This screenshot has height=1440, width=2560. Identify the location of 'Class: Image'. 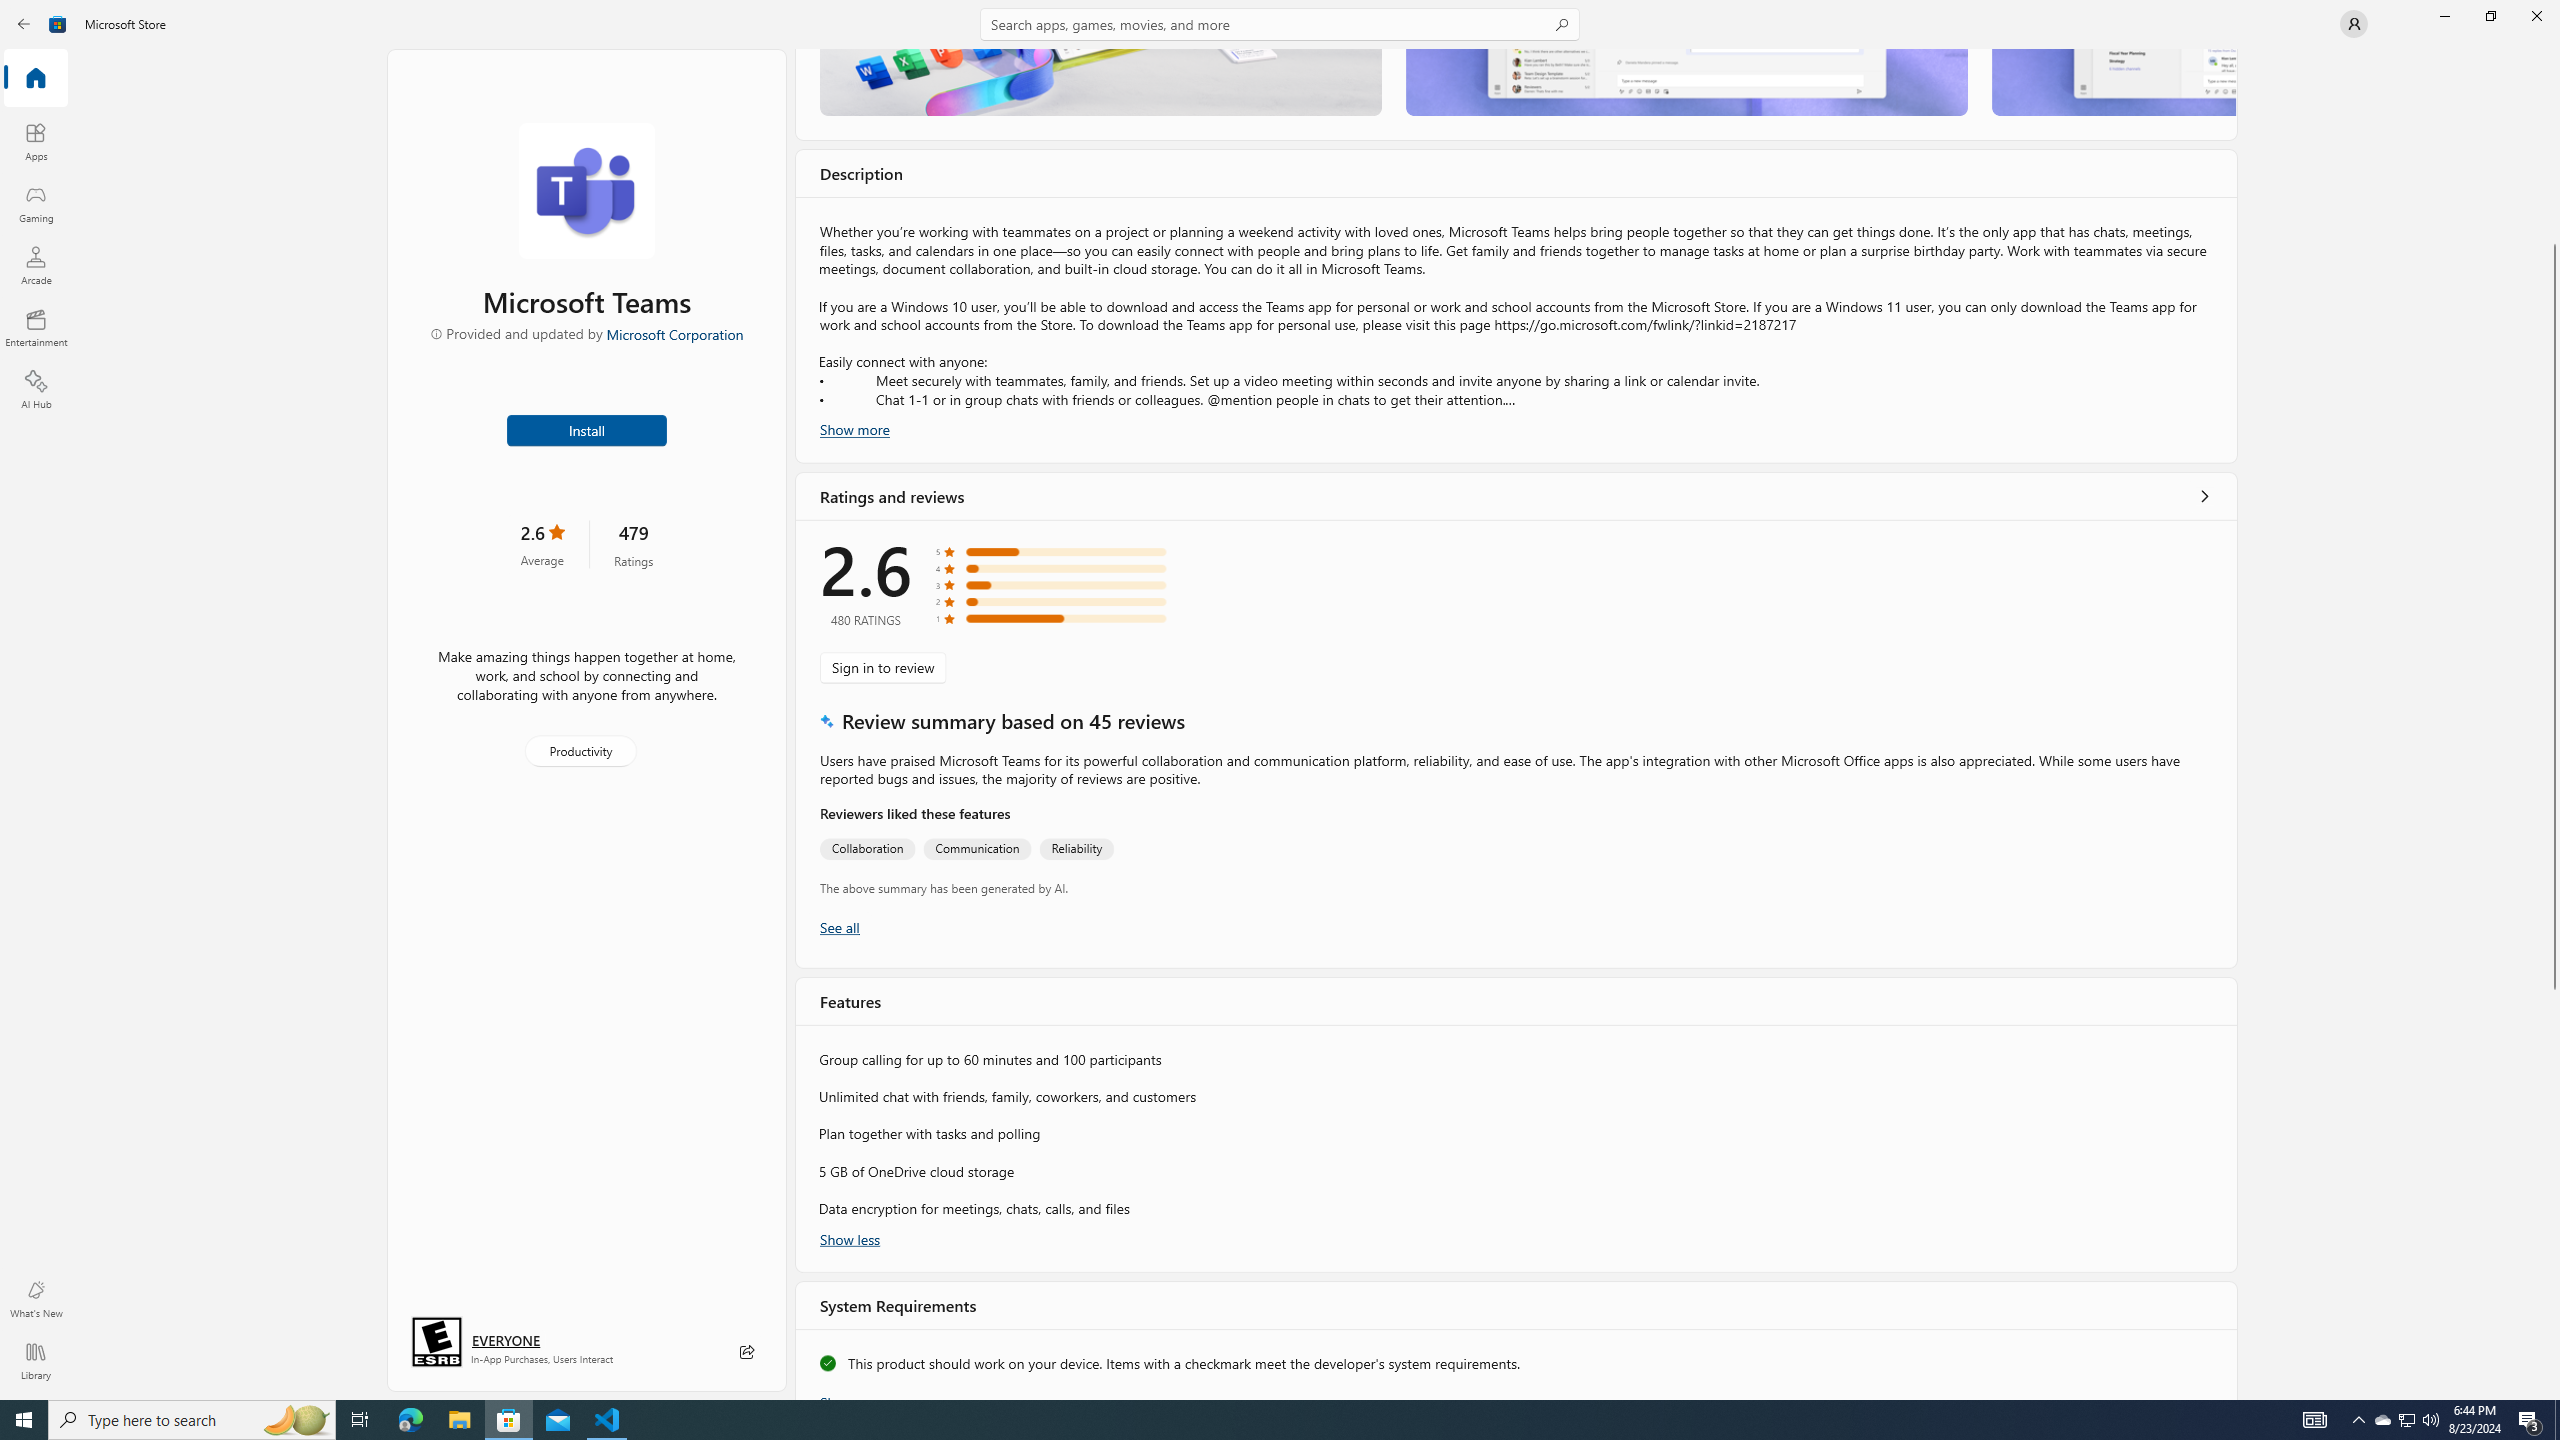
(28, 22).